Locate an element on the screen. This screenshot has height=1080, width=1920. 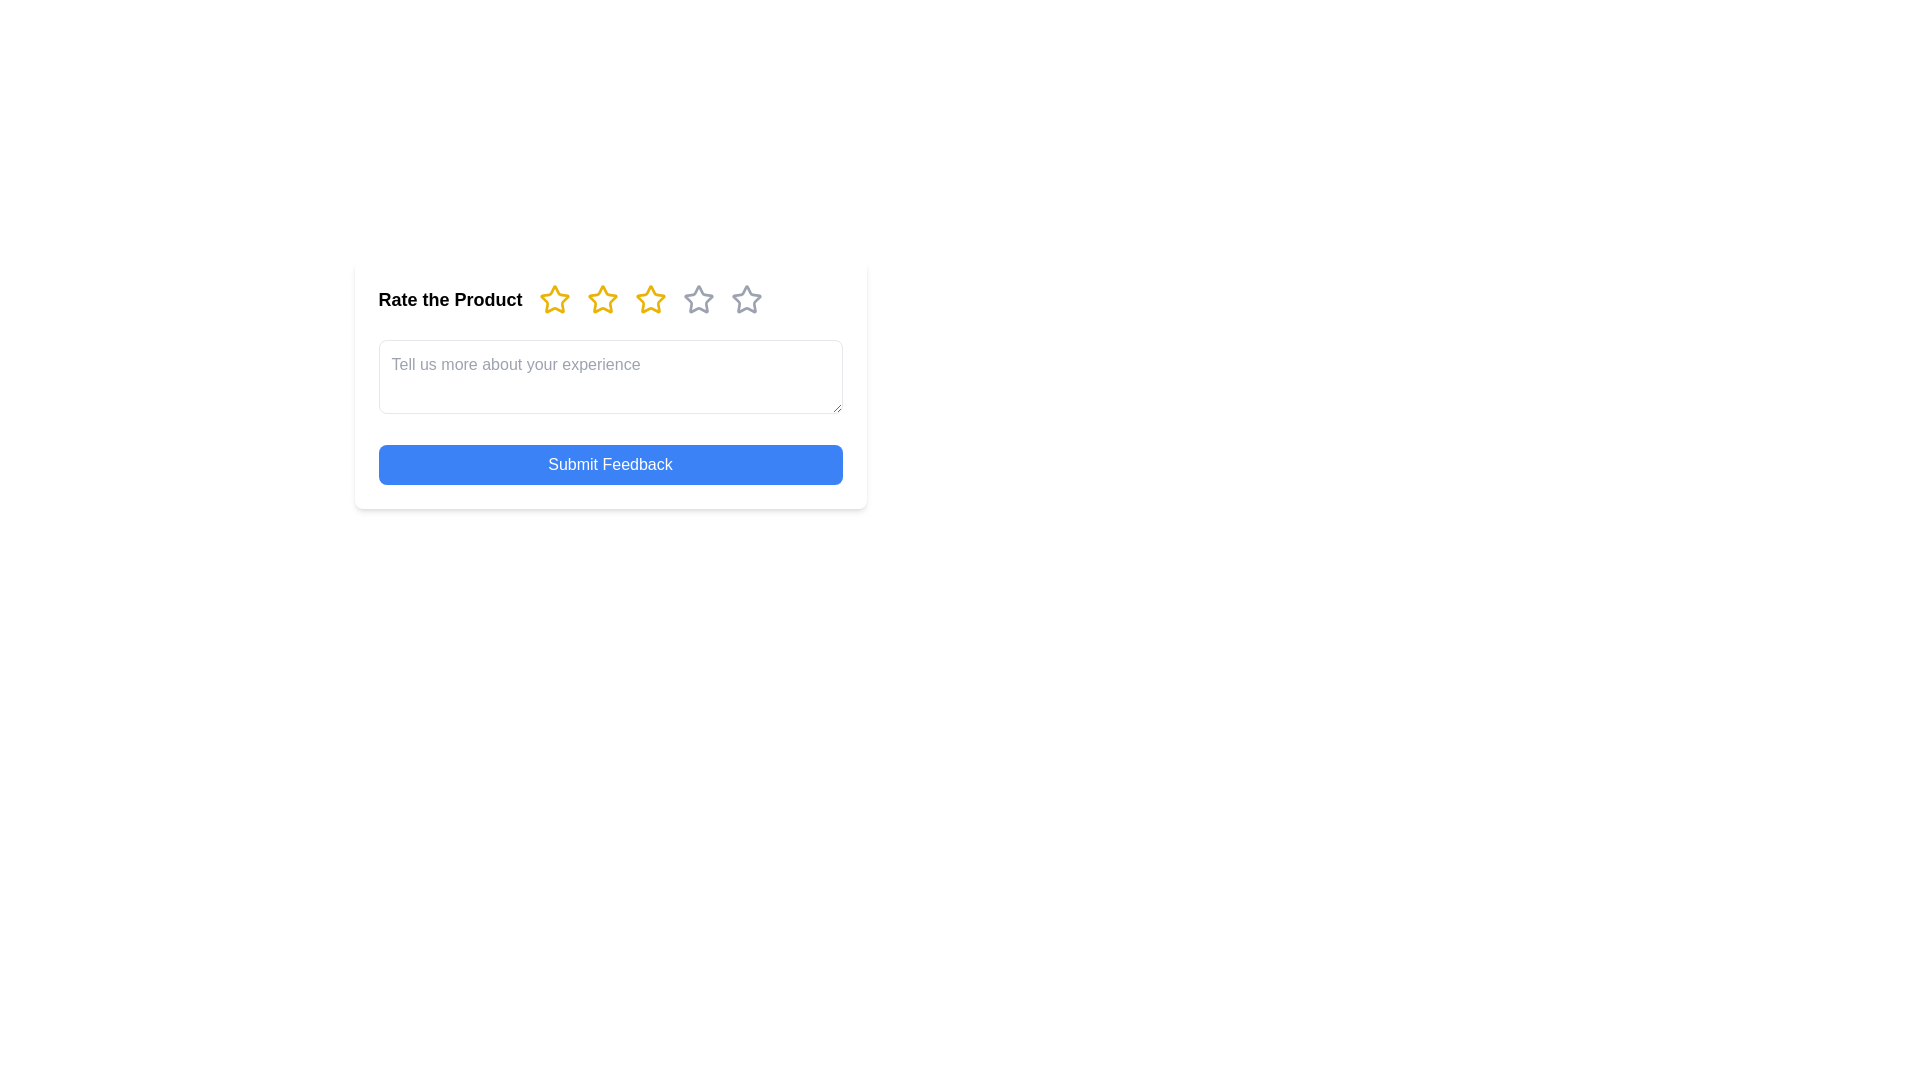
the fourth star icon in the rating row, which is outlined in gray and indicates an unselected state is located at coordinates (698, 300).